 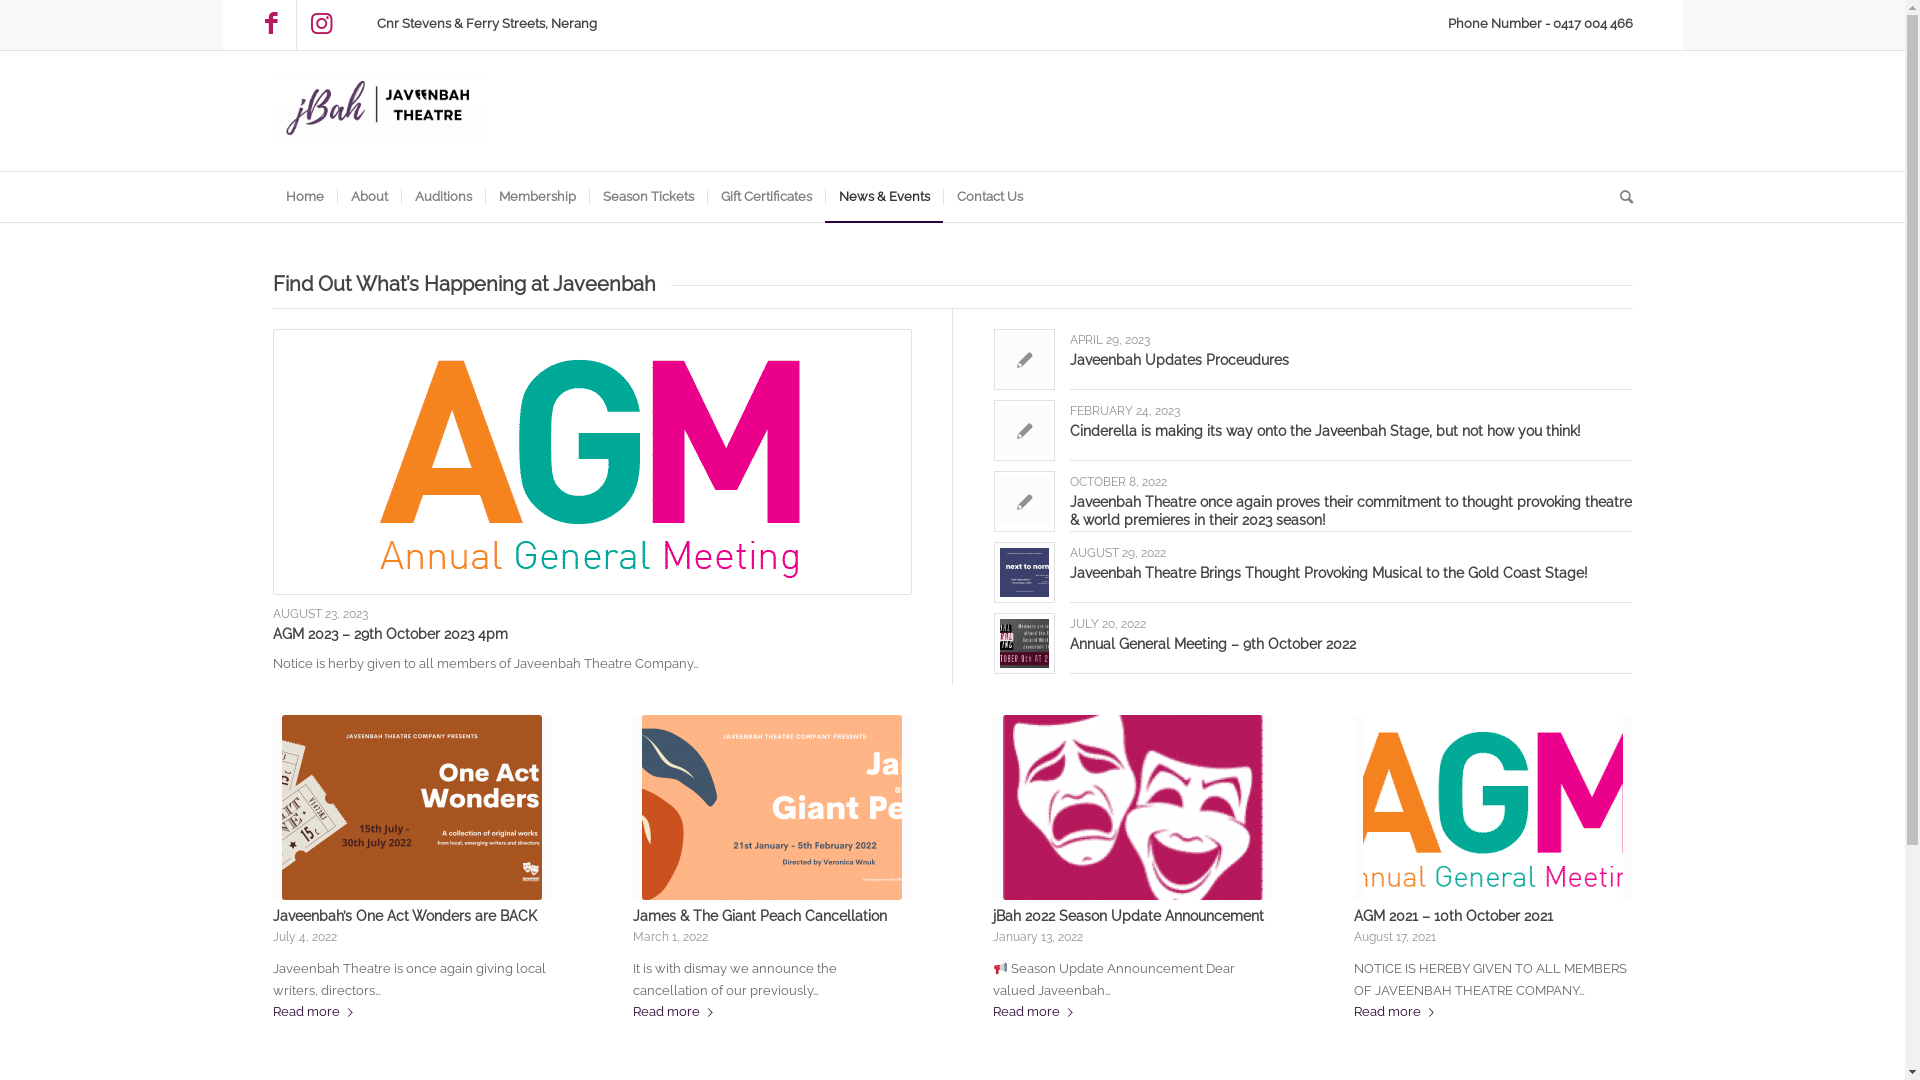 I want to click on 'About', so click(x=336, y=196).